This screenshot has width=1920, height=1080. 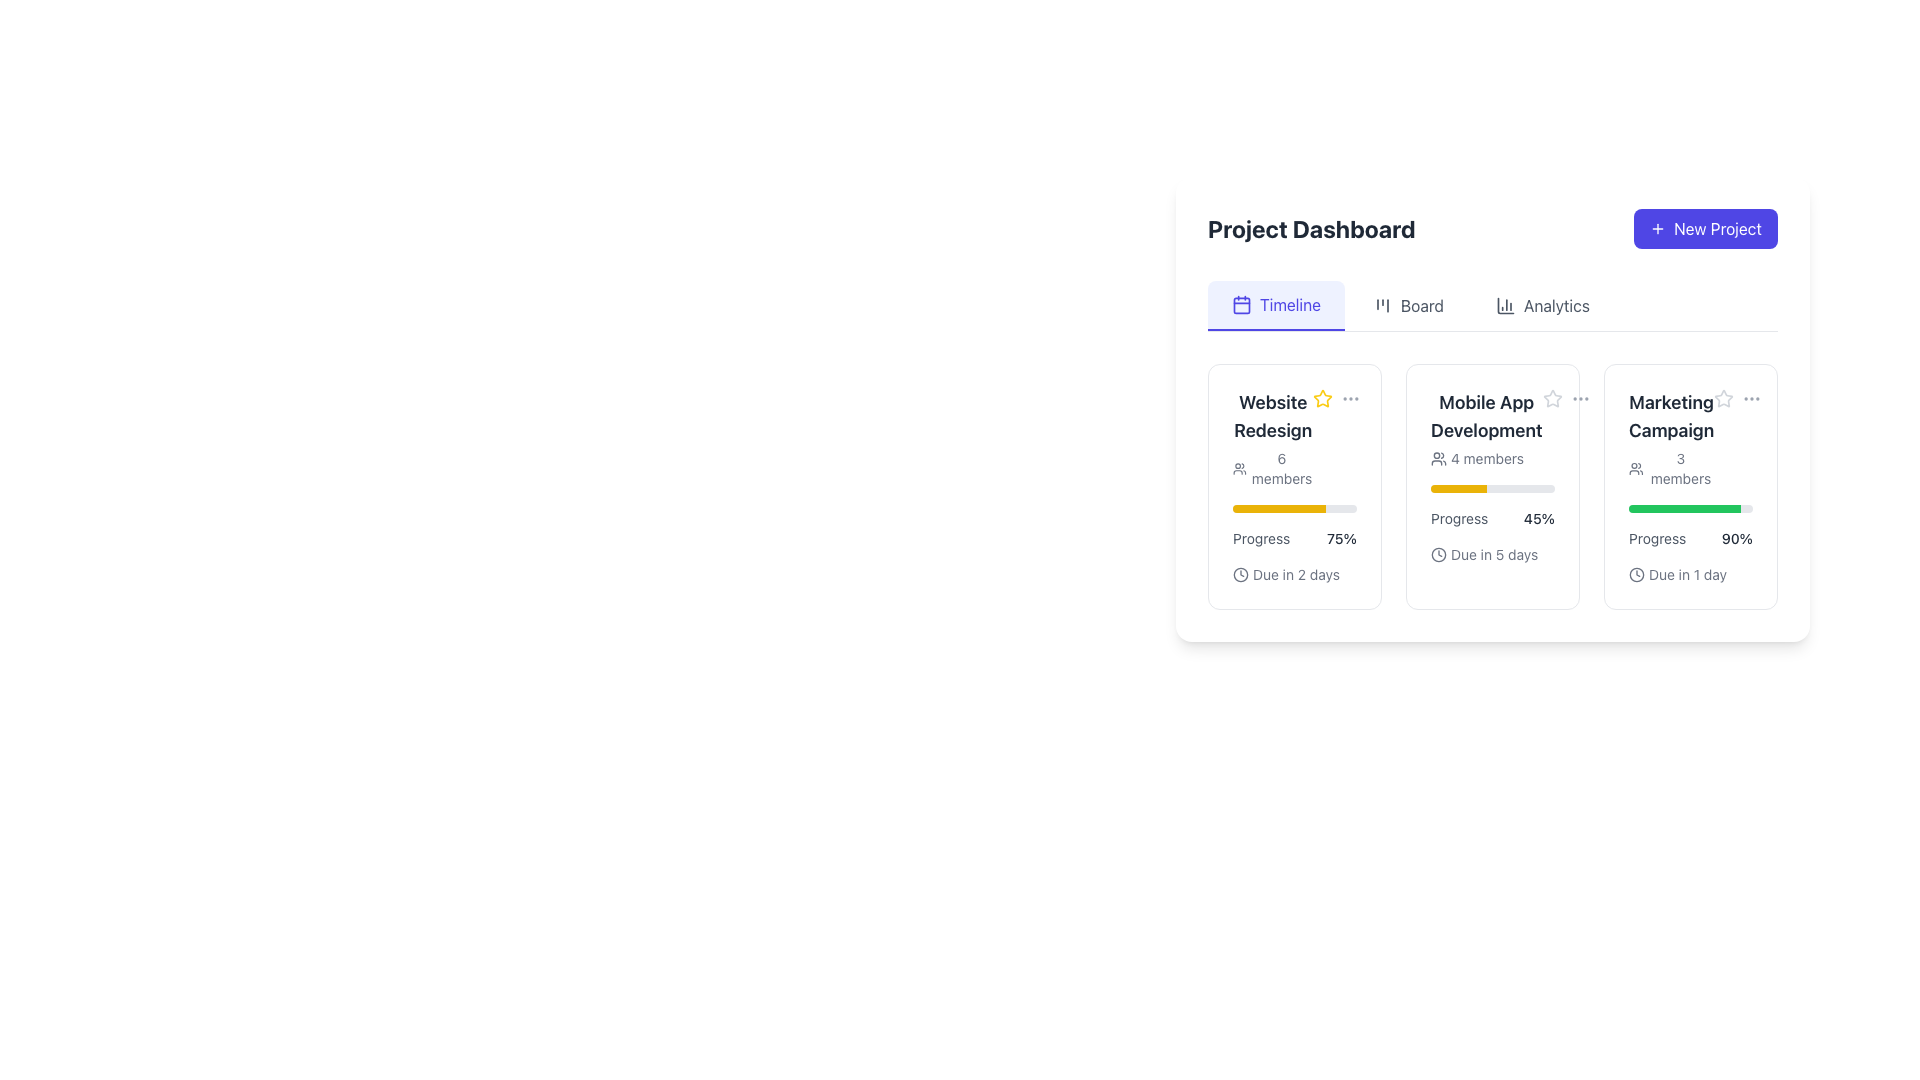 What do you see at coordinates (1671, 438) in the screenshot?
I see `displayed information from the Text with icon element labeled 'Marketing Campaign' which includes the text '3 members' and an associated icon` at bounding box center [1671, 438].